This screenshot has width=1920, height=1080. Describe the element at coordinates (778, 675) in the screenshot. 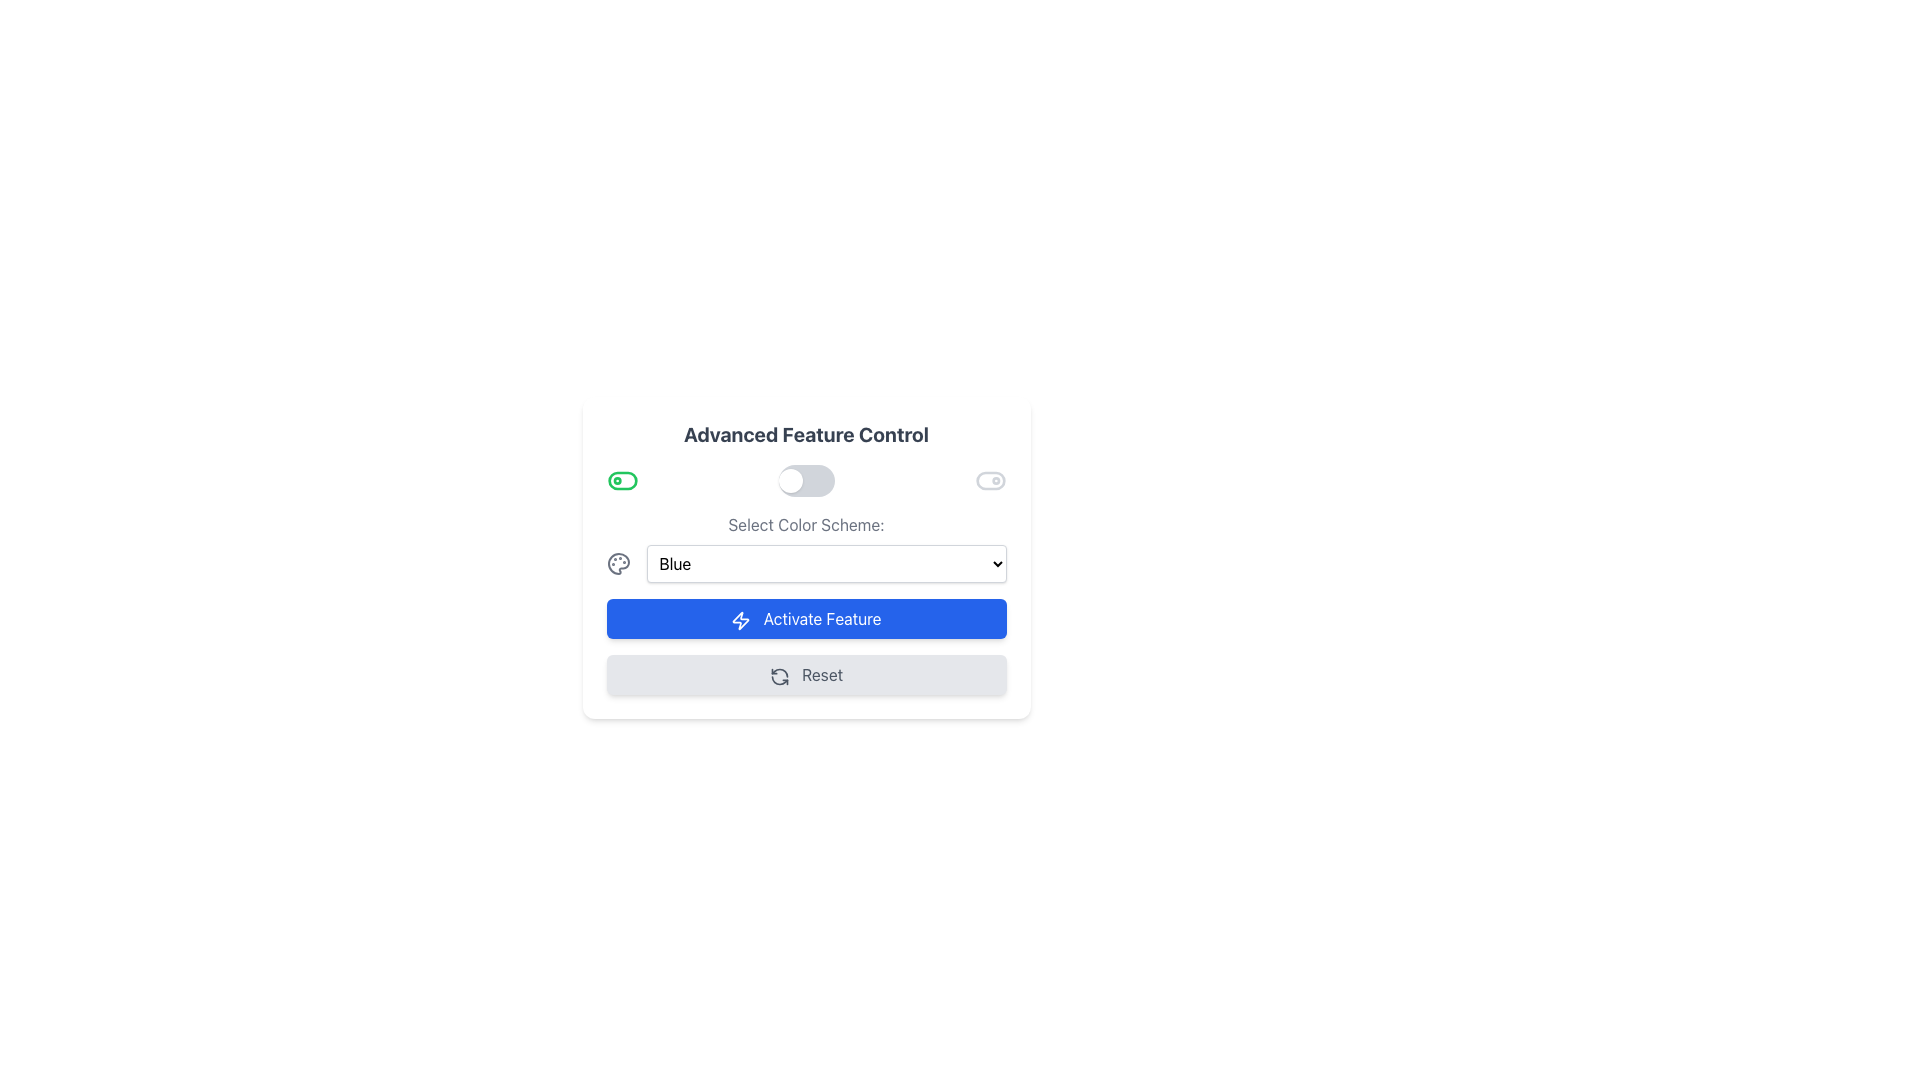

I see `the circular arrow icon, which is outlined in gray and located to the left of the 'Reset' text within the button` at that location.